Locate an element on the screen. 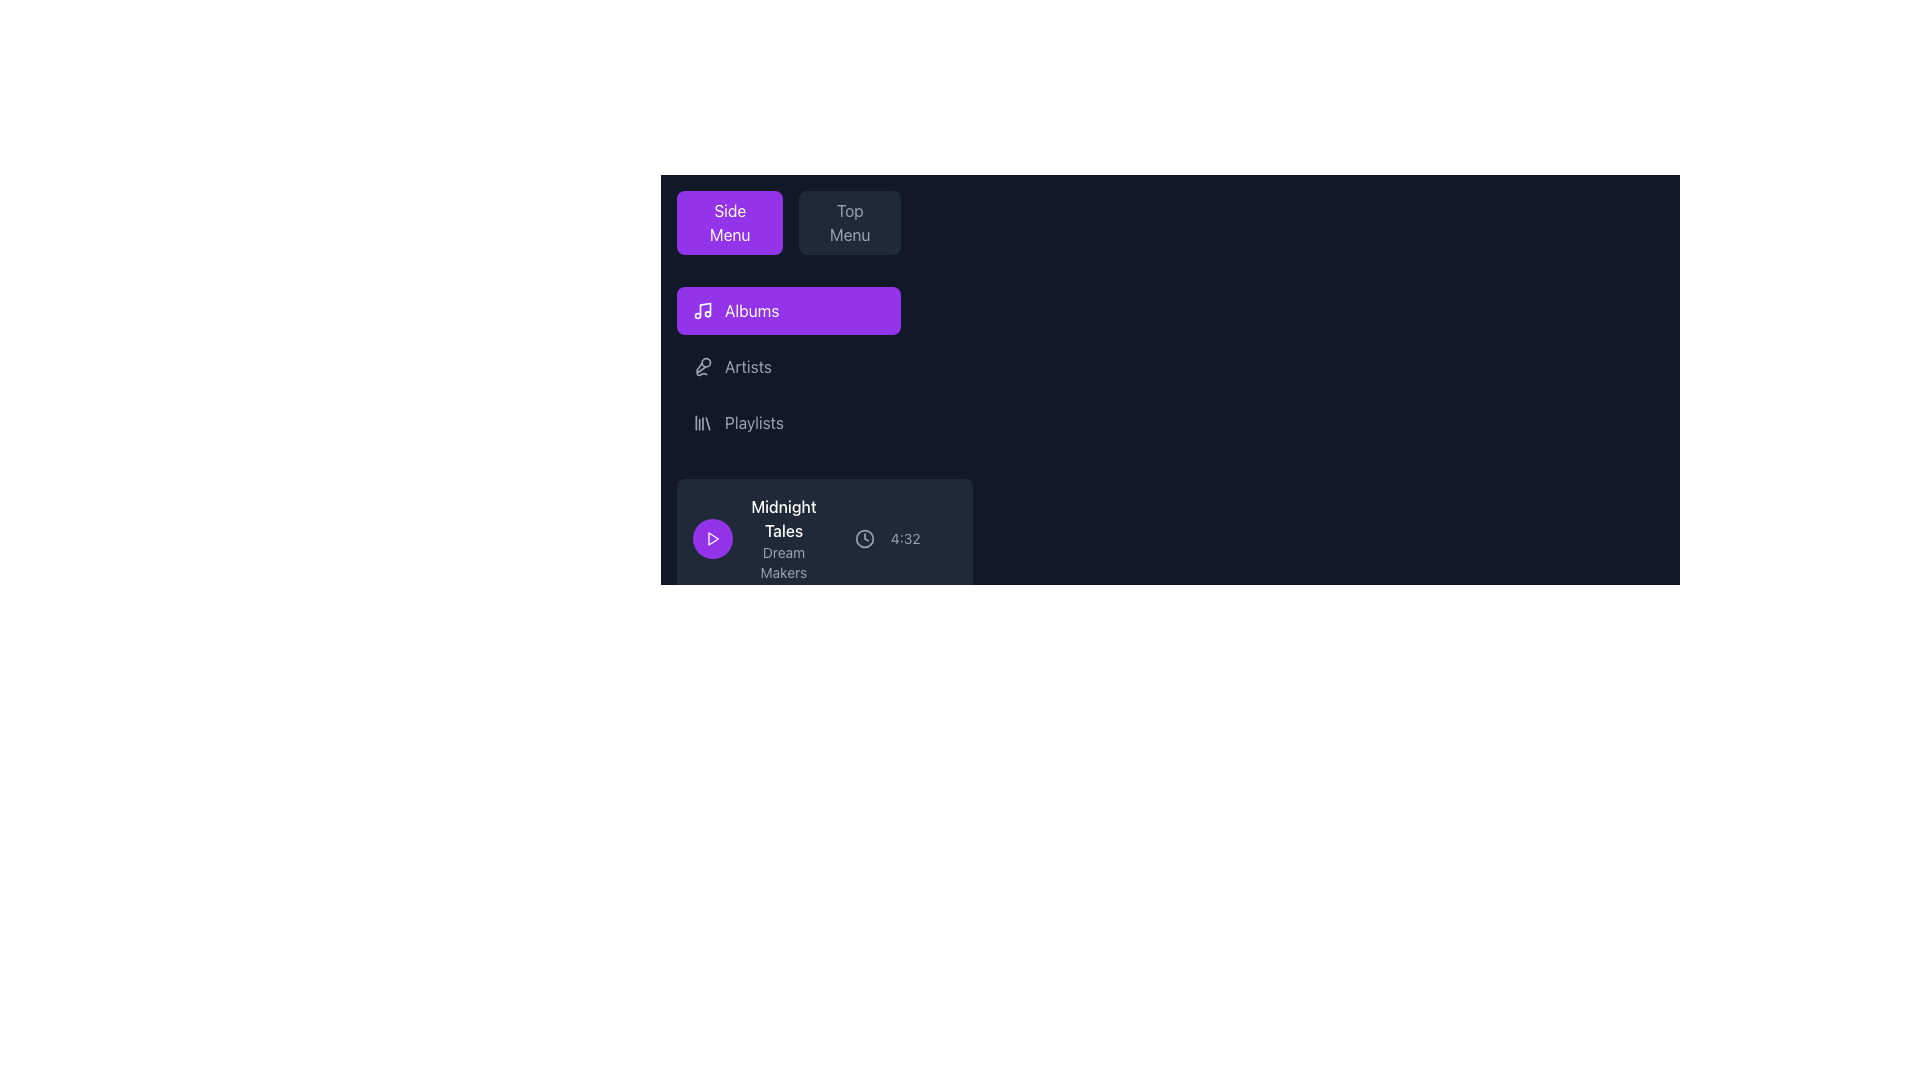 This screenshot has height=1080, width=1920. the playback control button with an SVG icon located in the bottom right corner of the card titled 'Midnight Tales' is located at coordinates (713, 538).